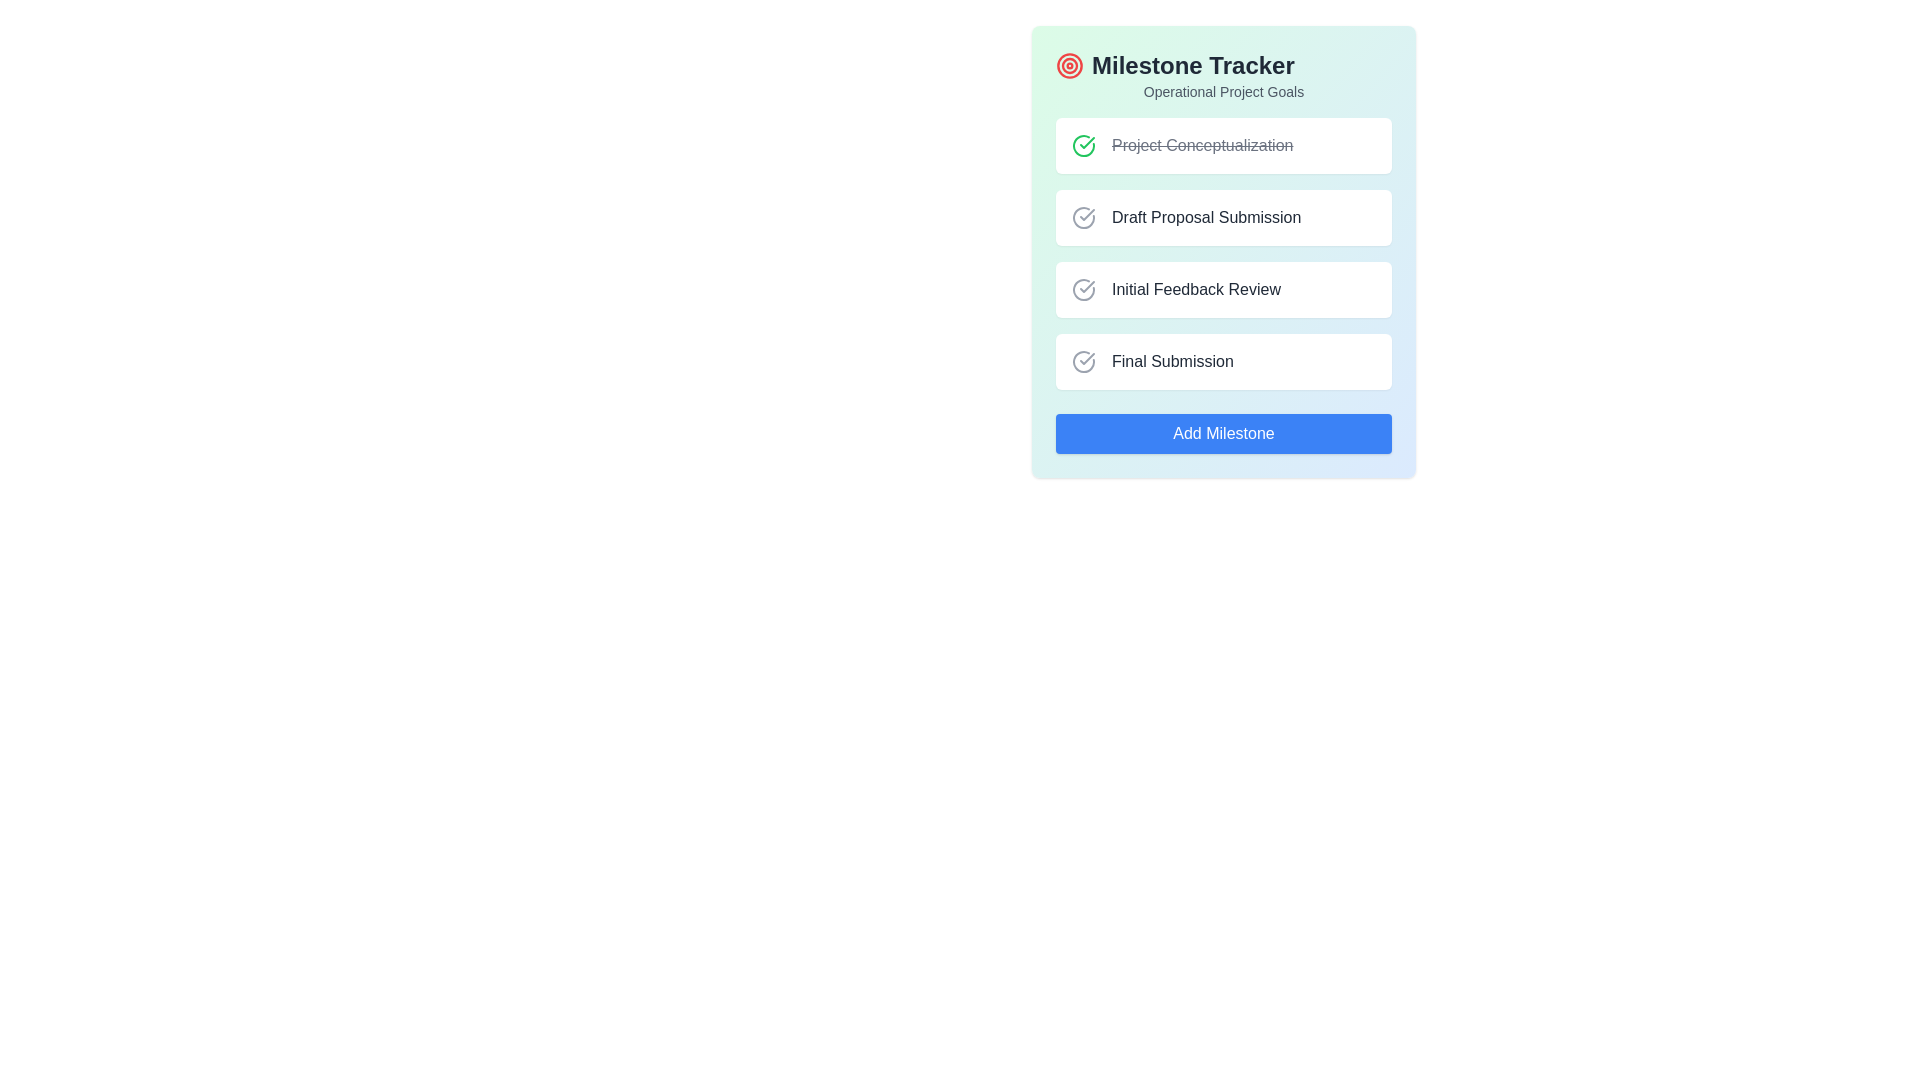 This screenshot has width=1920, height=1080. Describe the element at coordinates (1223, 362) in the screenshot. I see `the List item or milestone card labeled 'Final Submission', which is the fourth item in the Milestone Tracker section` at that location.